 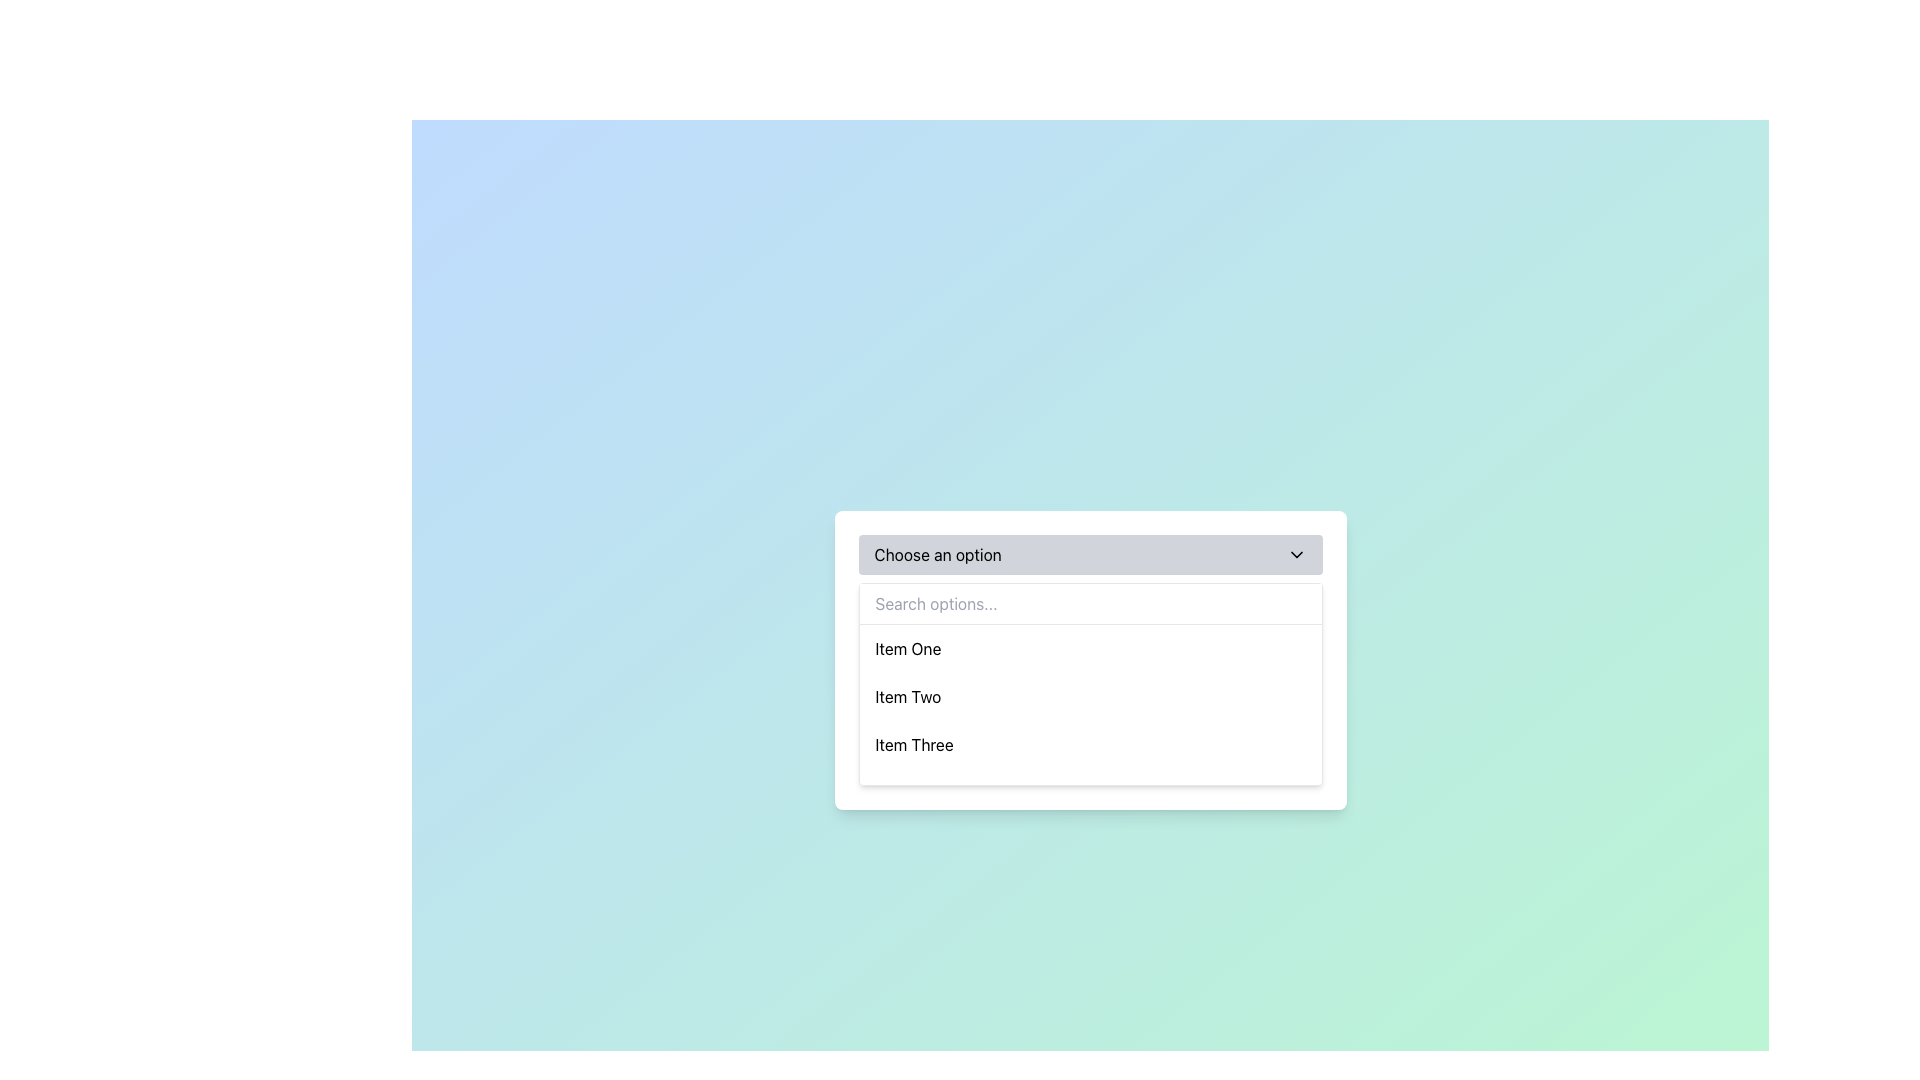 What do you see at coordinates (913, 744) in the screenshot?
I see `the text label displaying 'Item Three' in the dropdown menu list` at bounding box center [913, 744].